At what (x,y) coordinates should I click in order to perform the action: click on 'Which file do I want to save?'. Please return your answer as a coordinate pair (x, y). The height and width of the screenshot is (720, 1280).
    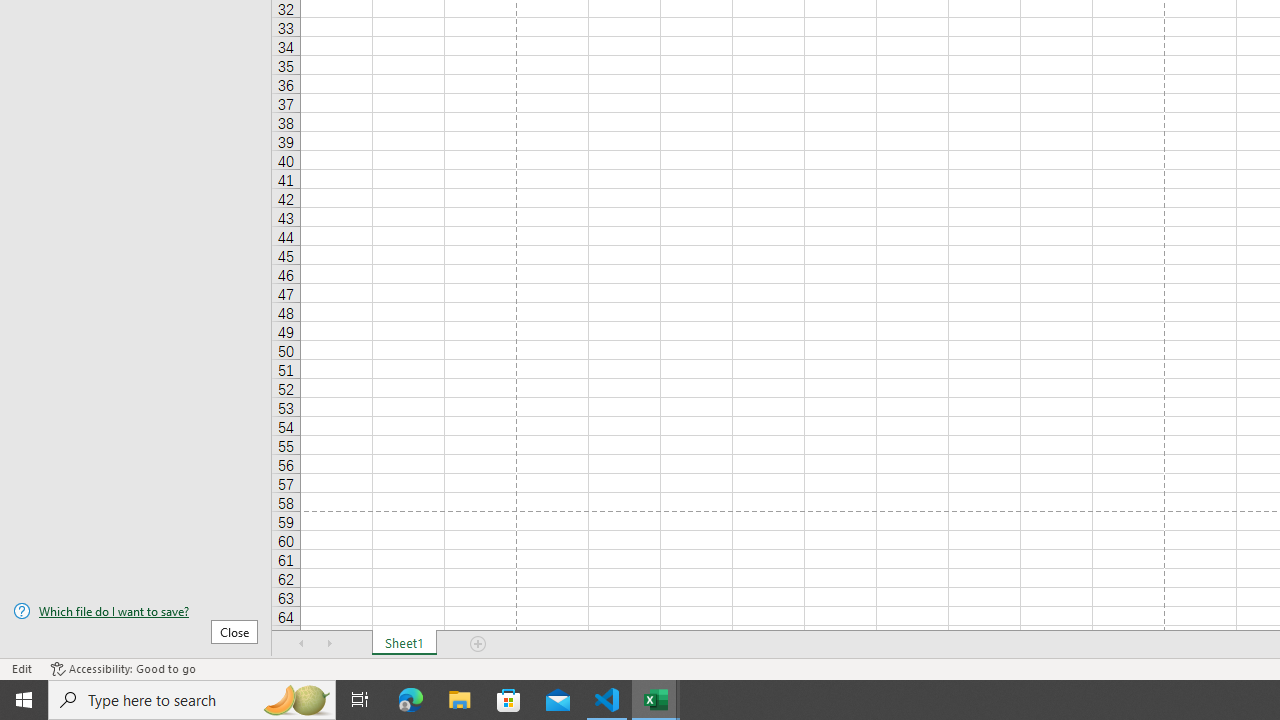
    Looking at the image, I should click on (135, 610).